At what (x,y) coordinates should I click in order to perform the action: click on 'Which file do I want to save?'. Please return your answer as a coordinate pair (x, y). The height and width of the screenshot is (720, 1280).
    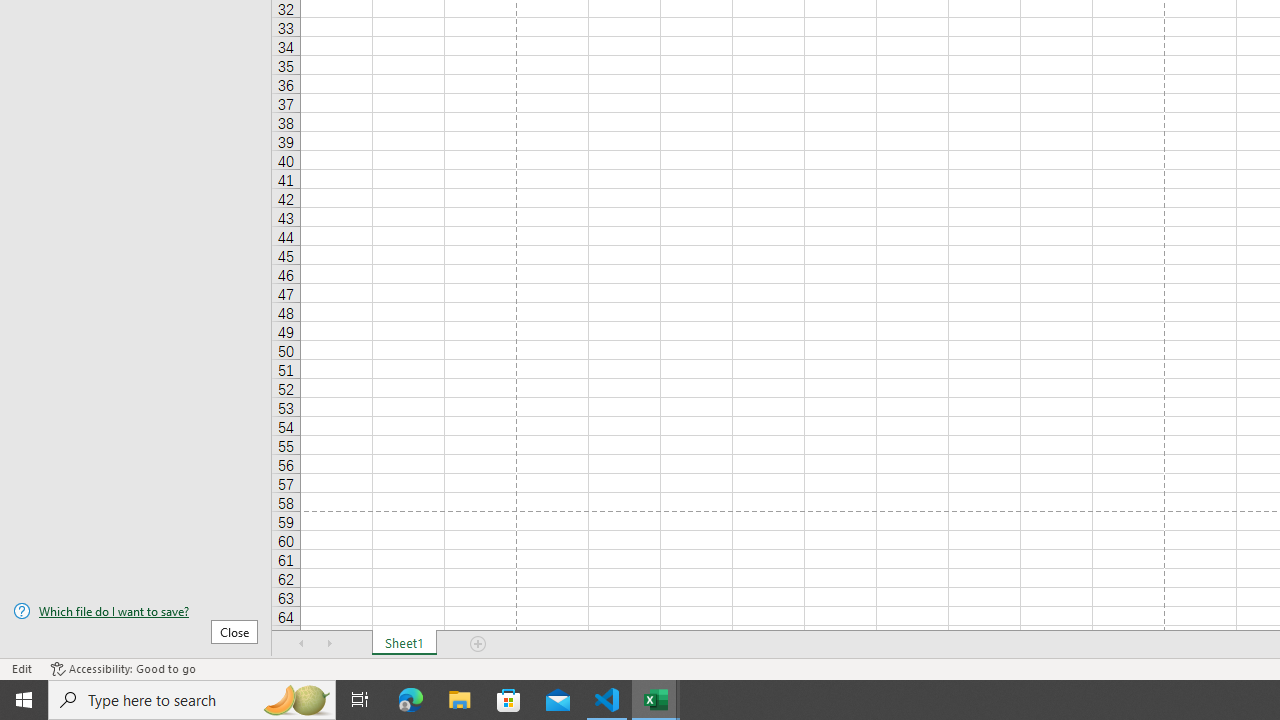
    Looking at the image, I should click on (135, 610).